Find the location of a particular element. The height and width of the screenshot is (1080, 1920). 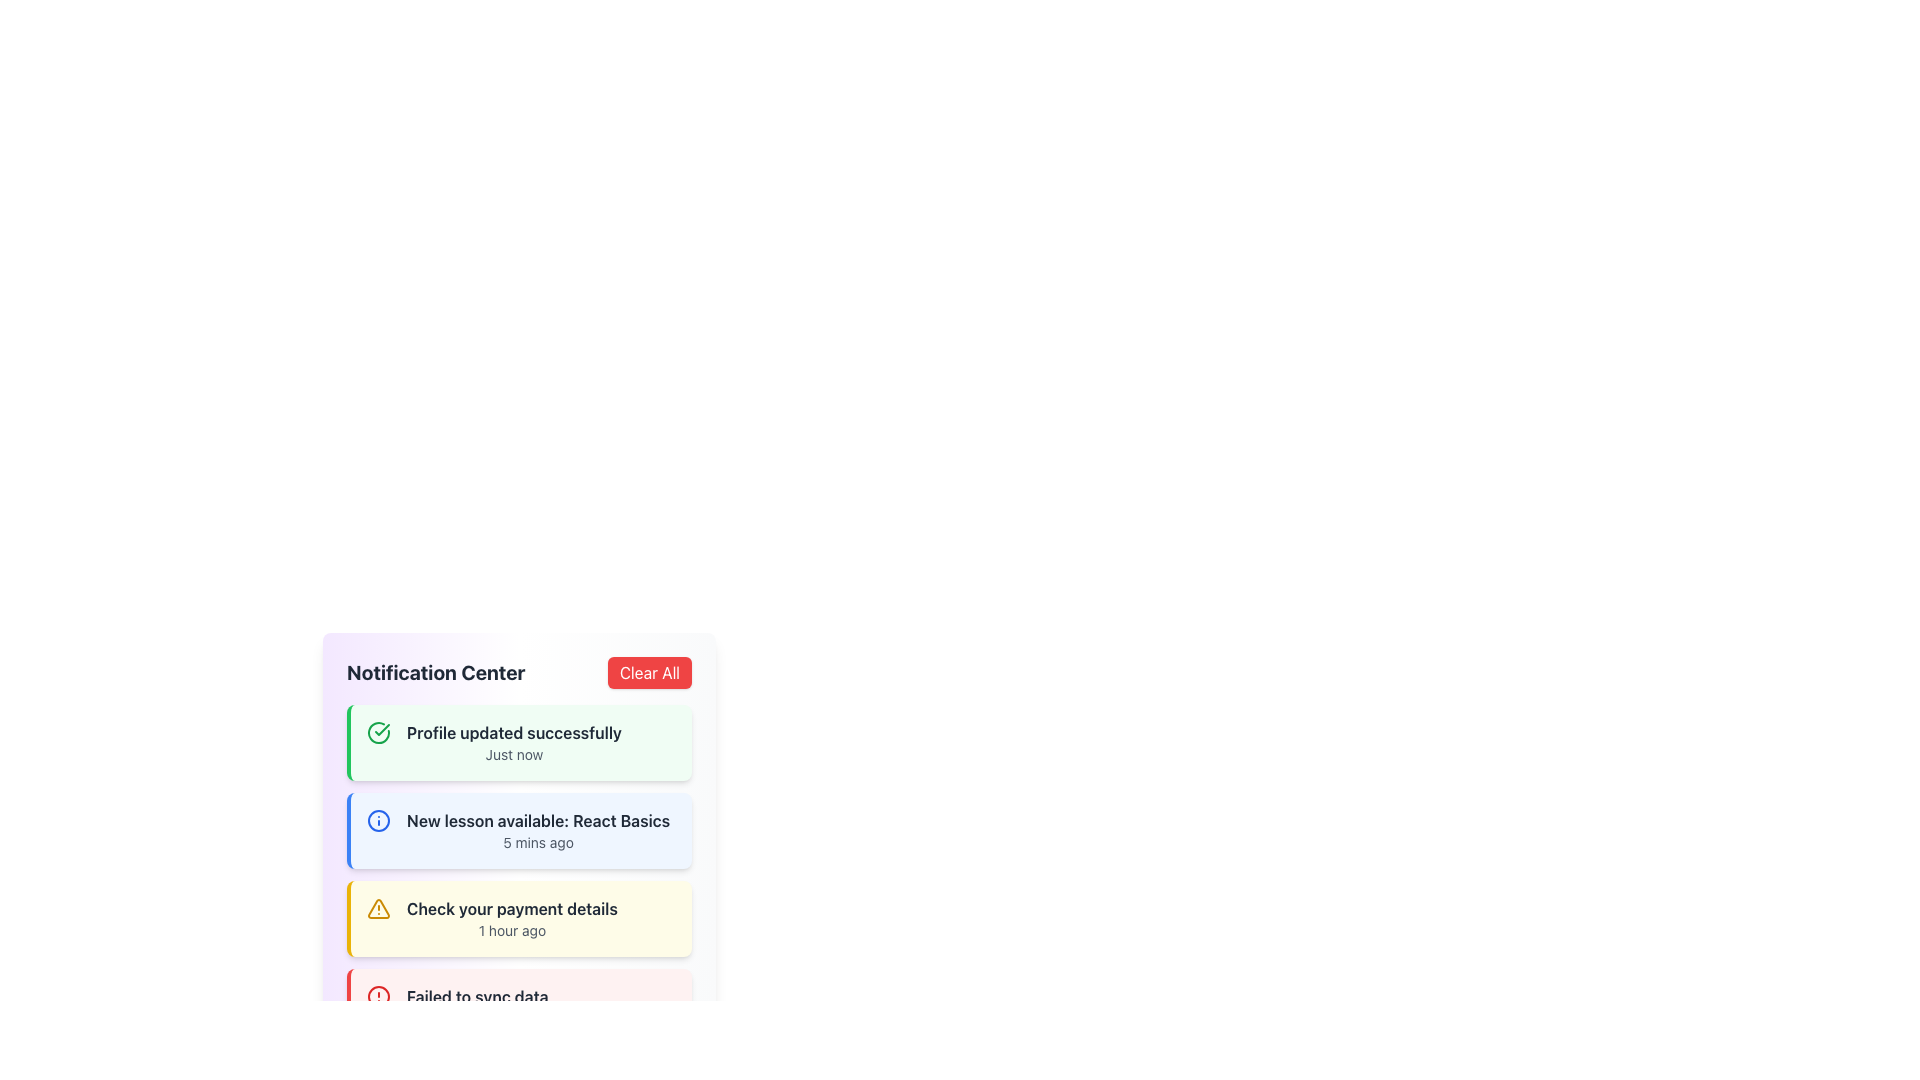

the title text of the notification indicating the availability of a new lesson titled 'React Basics' in the second notification slot of the Notification Center is located at coordinates (538, 821).